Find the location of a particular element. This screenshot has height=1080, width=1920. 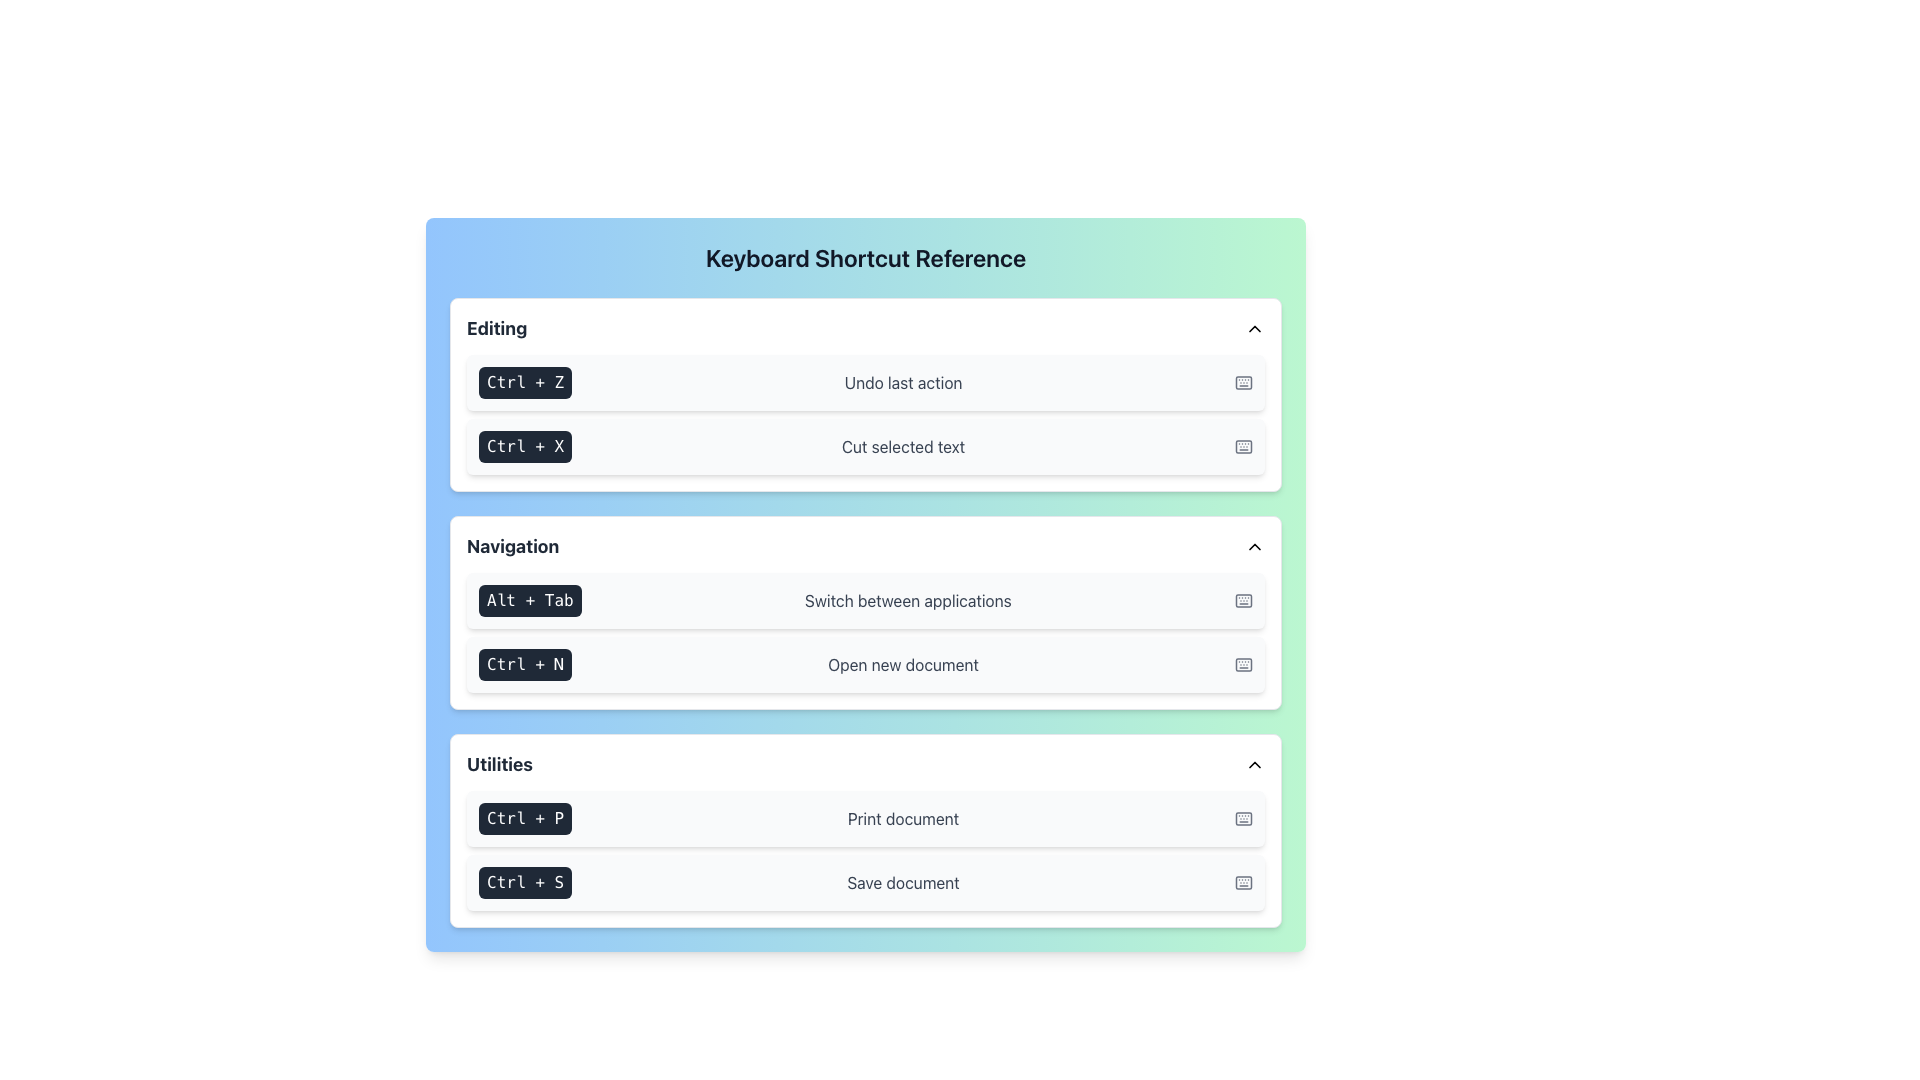

the upward-pointing chevron icon in the title bar of the 'Navigation' section is located at coordinates (1253, 547).